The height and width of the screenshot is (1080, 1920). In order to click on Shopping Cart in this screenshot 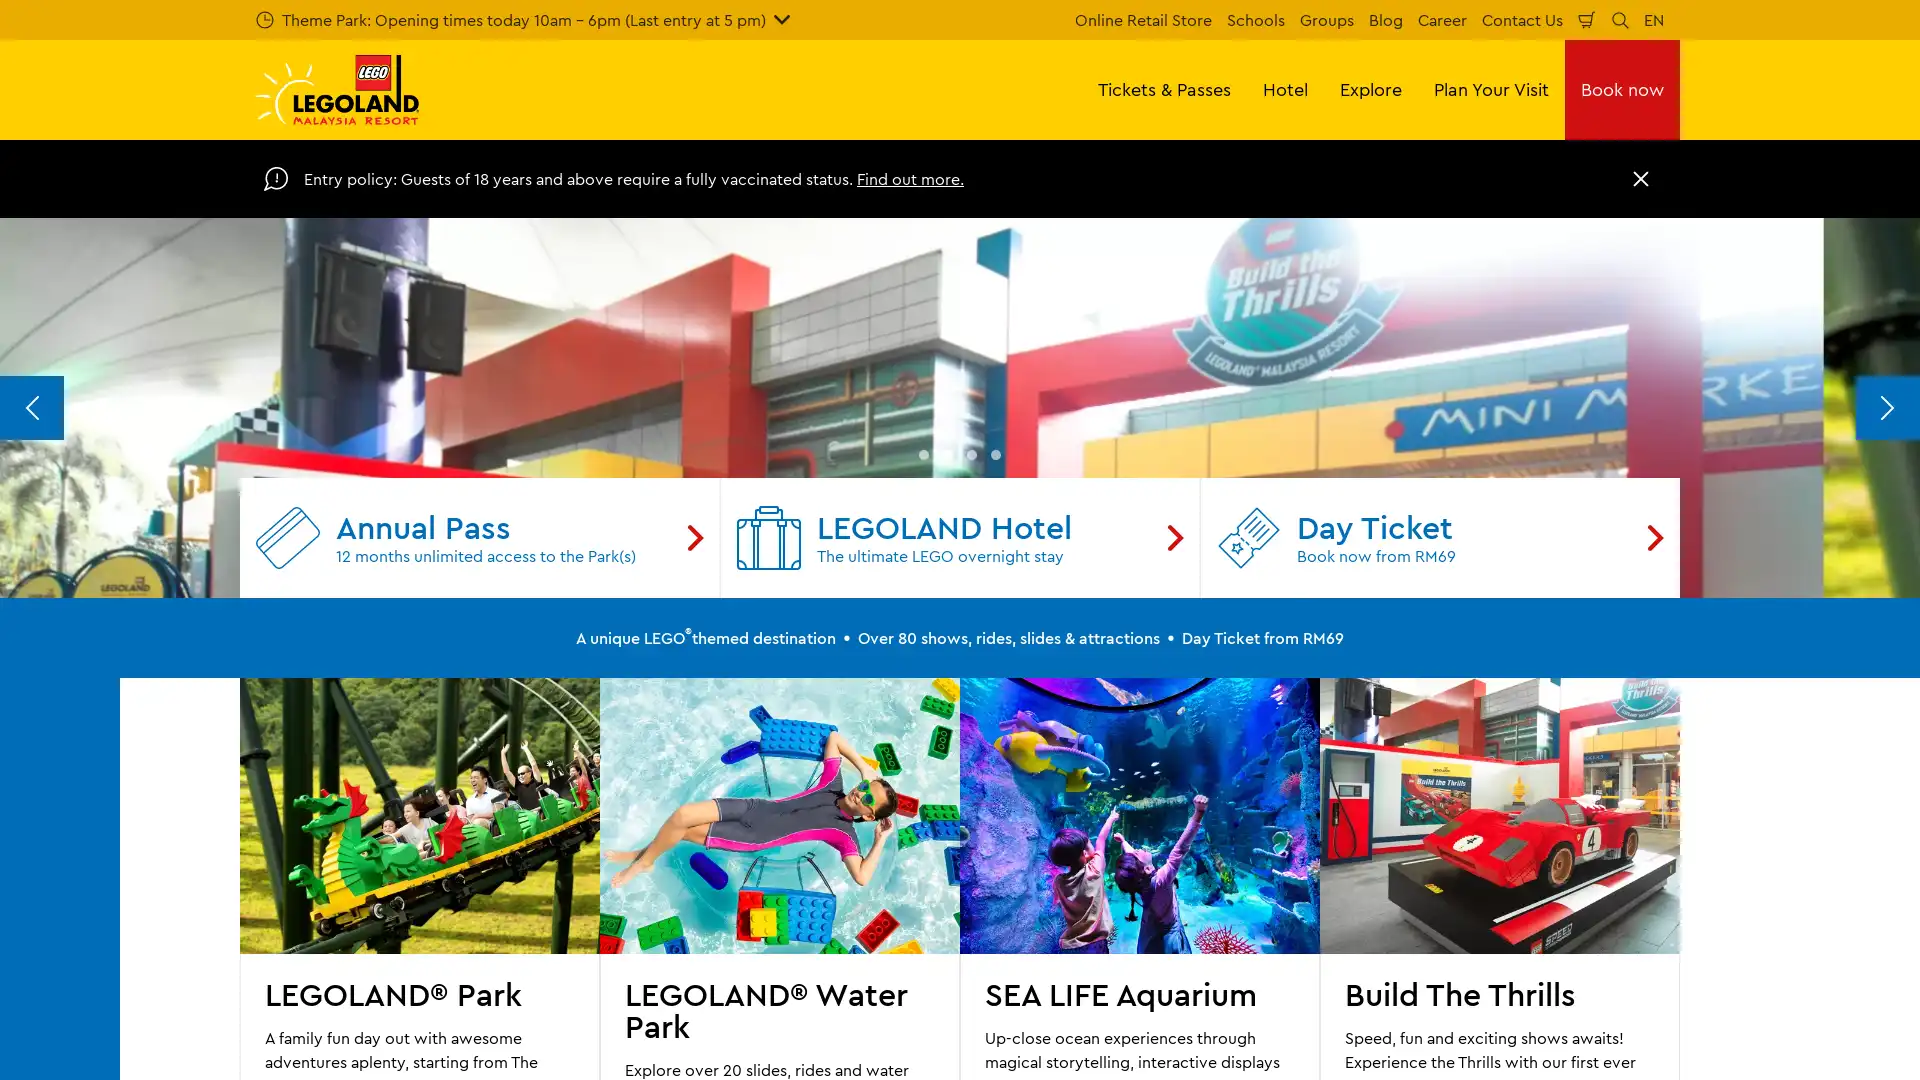, I will do `click(1586, 19)`.